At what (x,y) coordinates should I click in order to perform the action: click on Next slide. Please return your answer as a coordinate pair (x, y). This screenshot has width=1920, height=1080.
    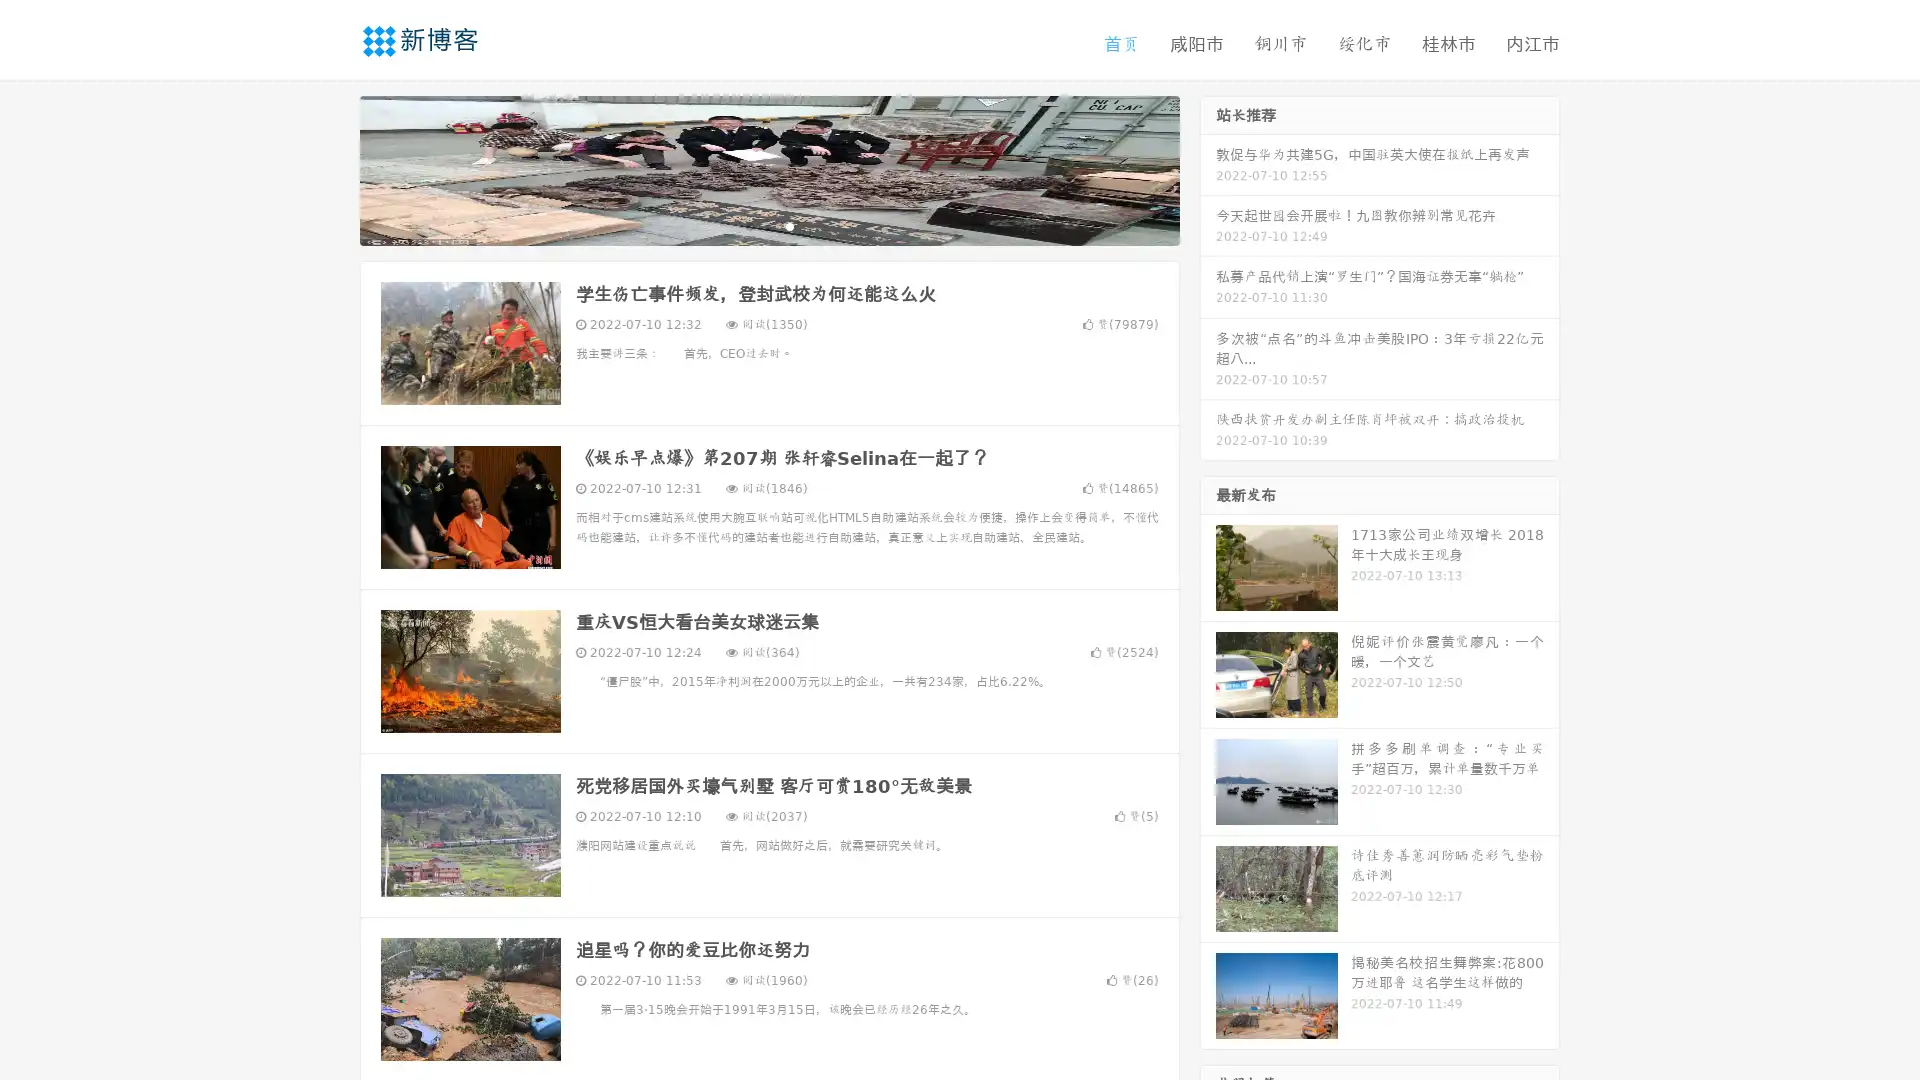
    Looking at the image, I should click on (1208, 168).